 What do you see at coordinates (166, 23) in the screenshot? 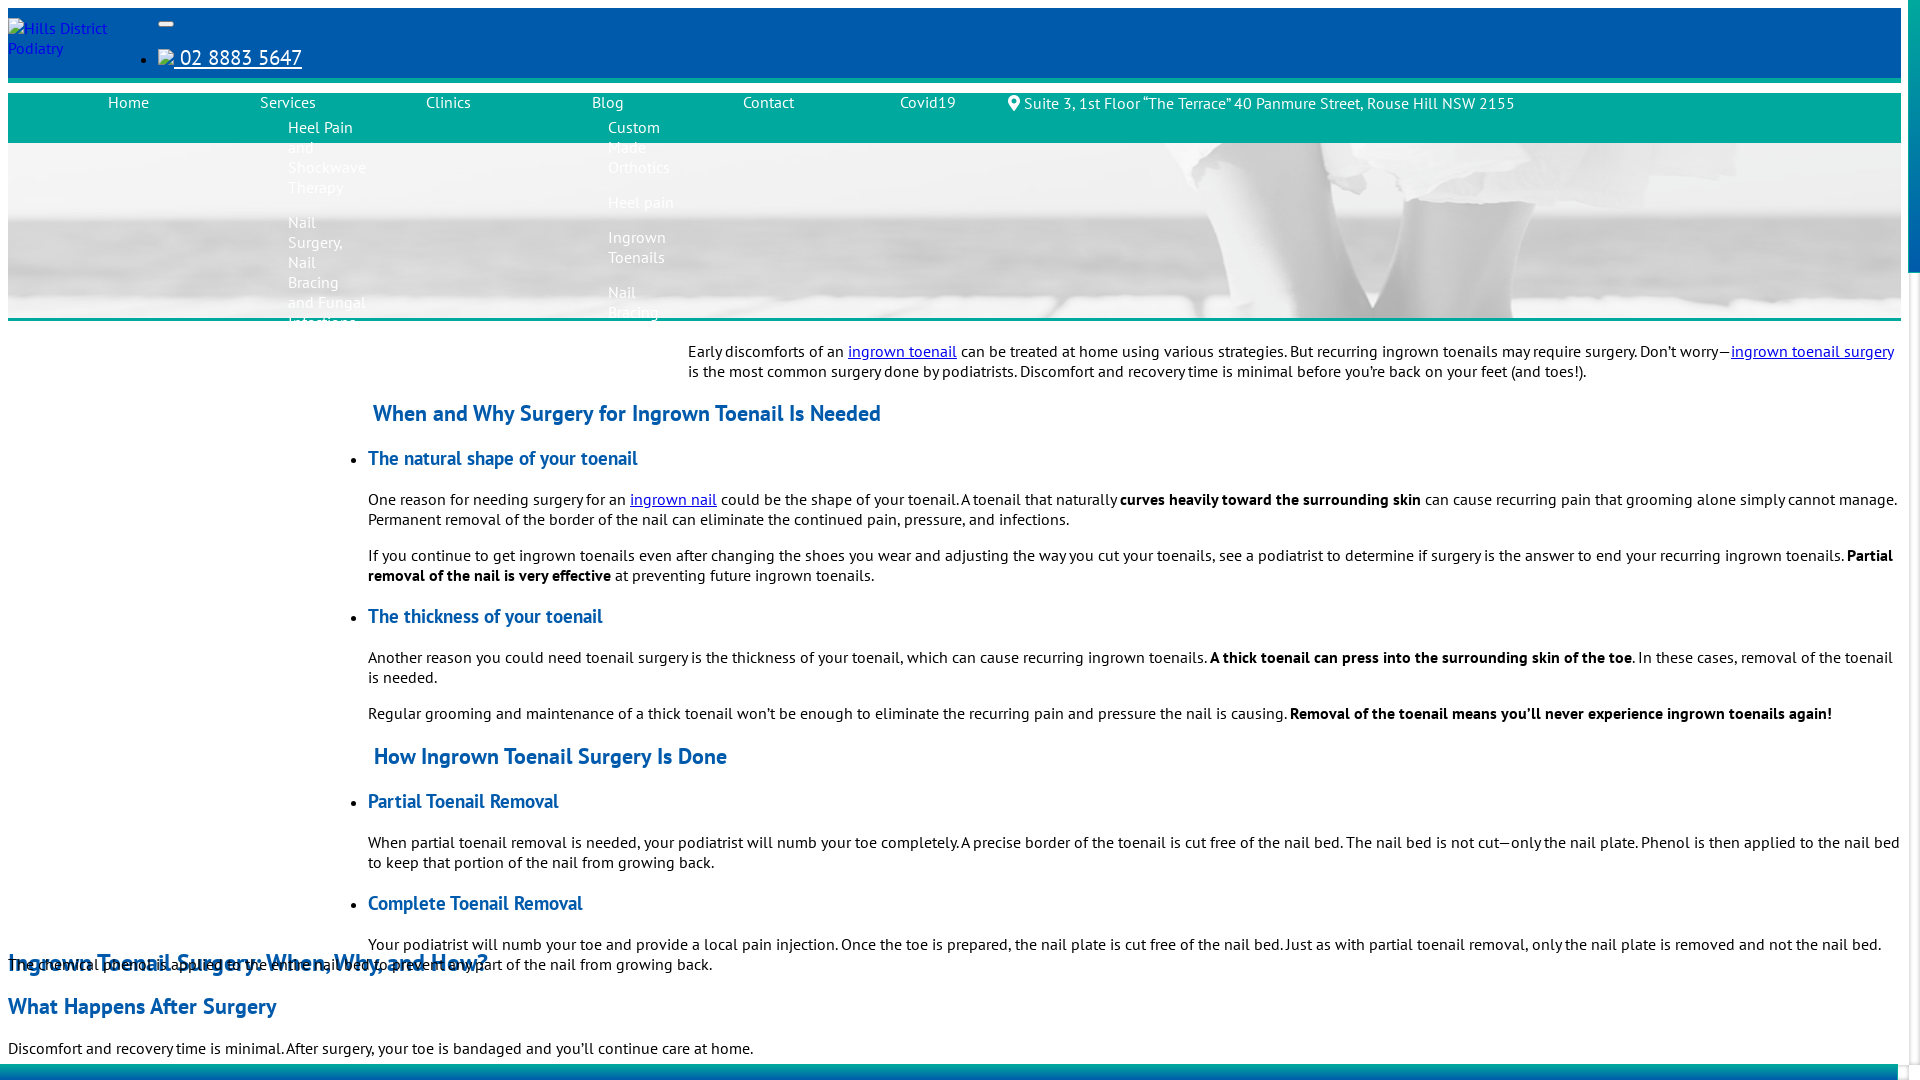
I see `'Toggle navigation'` at bounding box center [166, 23].